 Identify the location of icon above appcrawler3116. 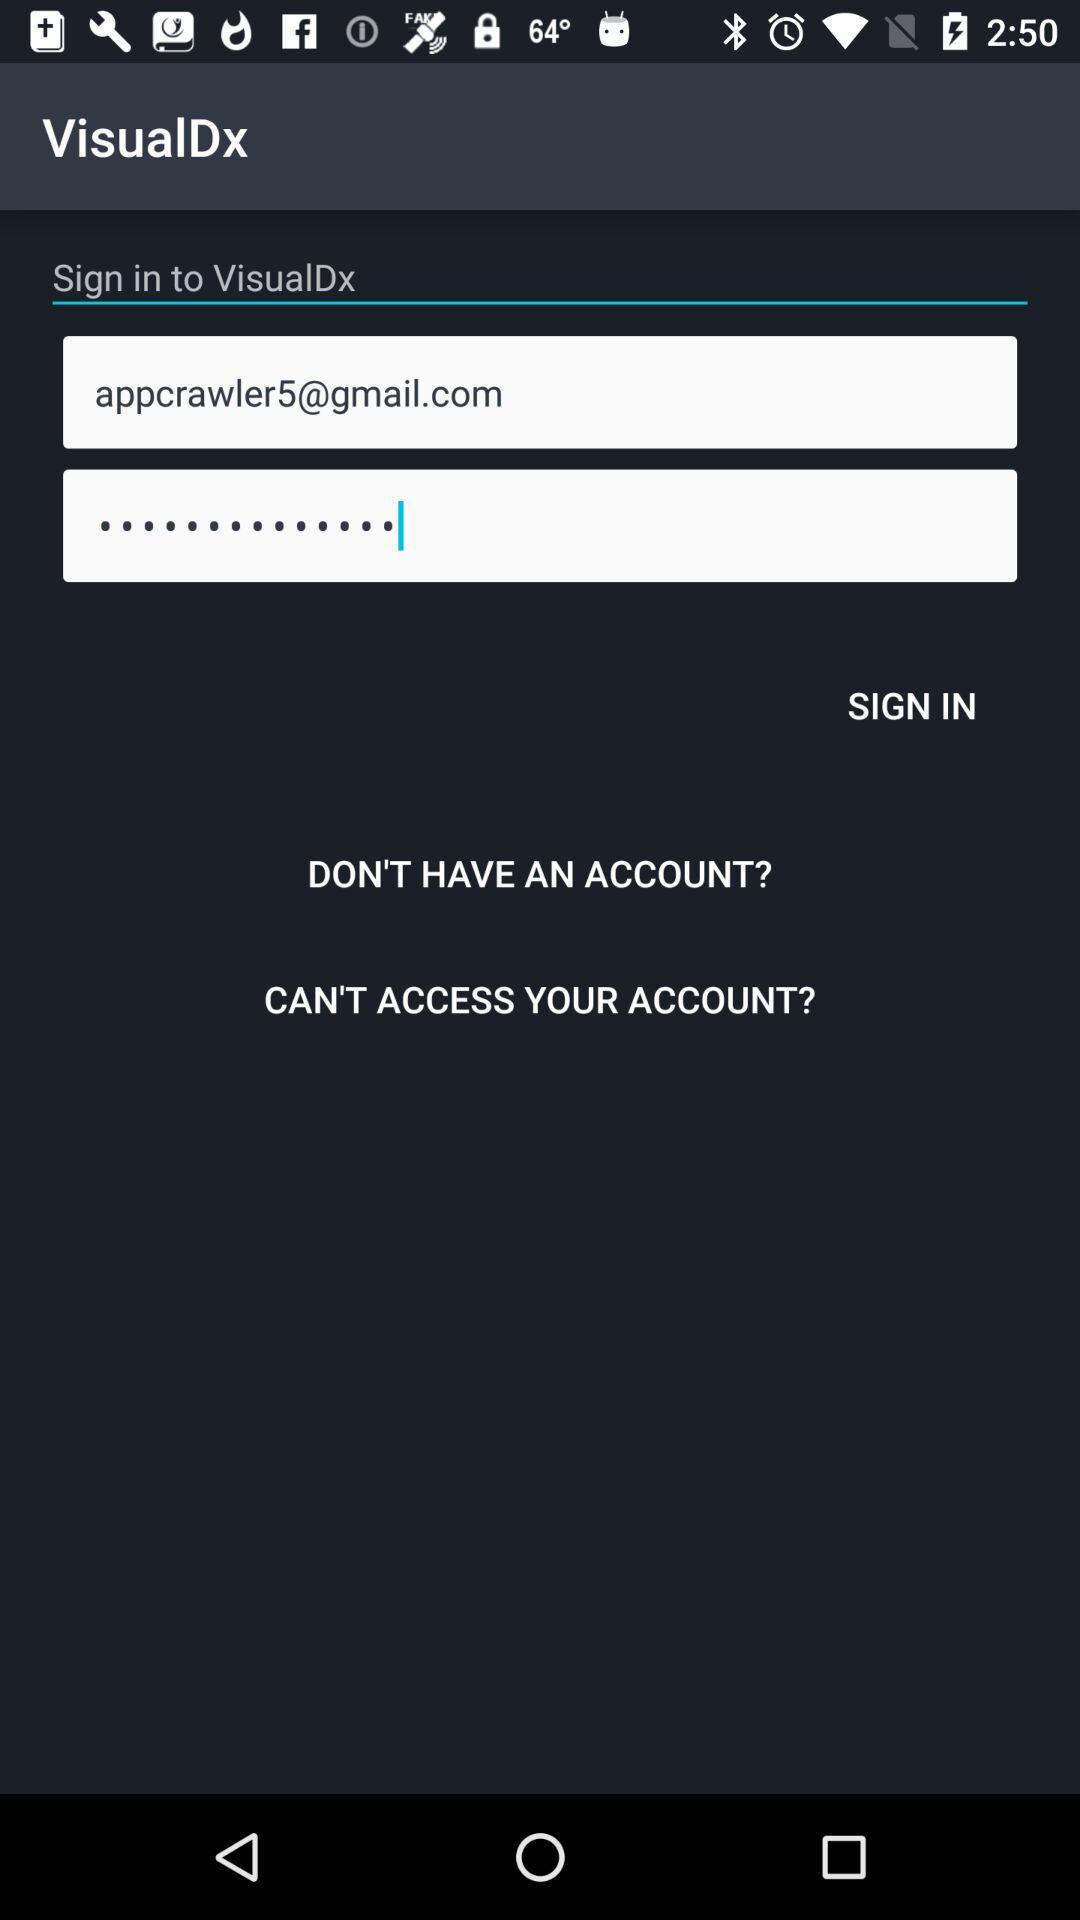
(540, 392).